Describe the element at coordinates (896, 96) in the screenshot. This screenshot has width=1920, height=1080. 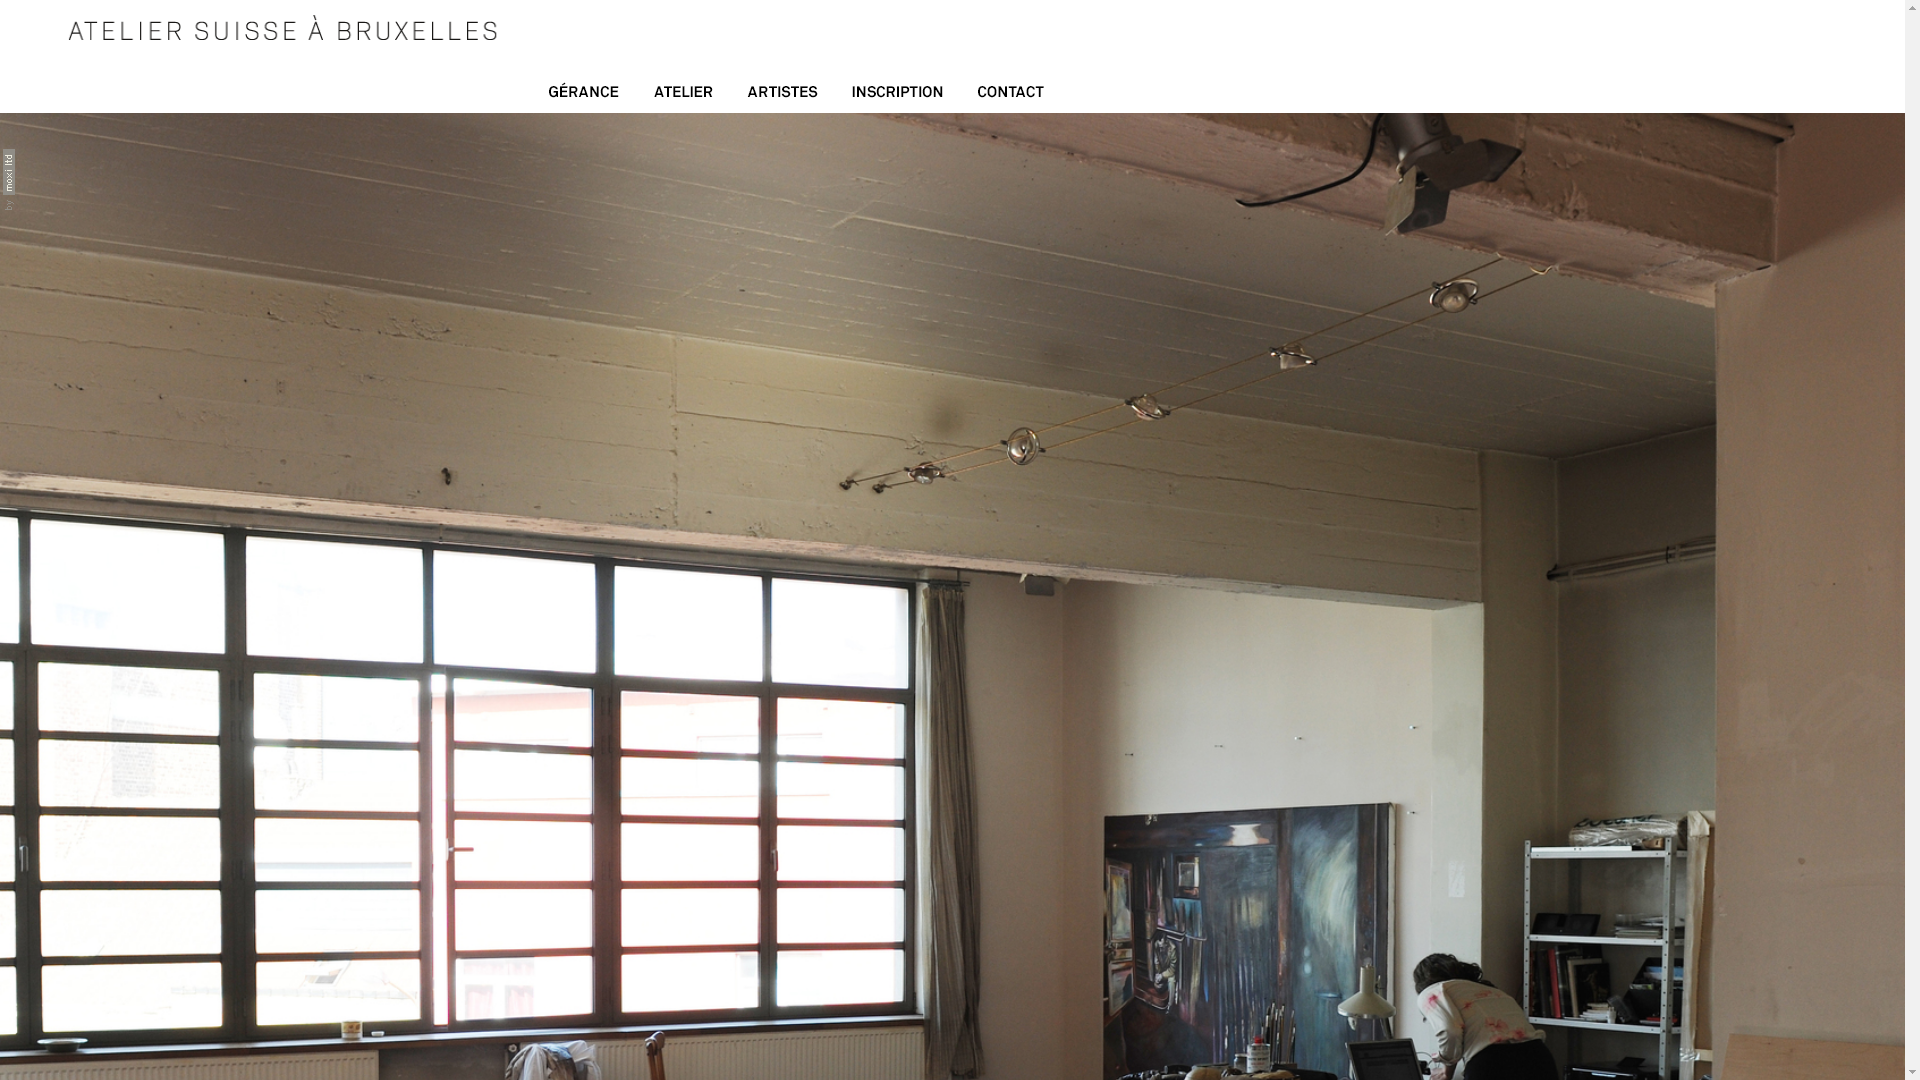
I see `'INSCRIPTION'` at that location.